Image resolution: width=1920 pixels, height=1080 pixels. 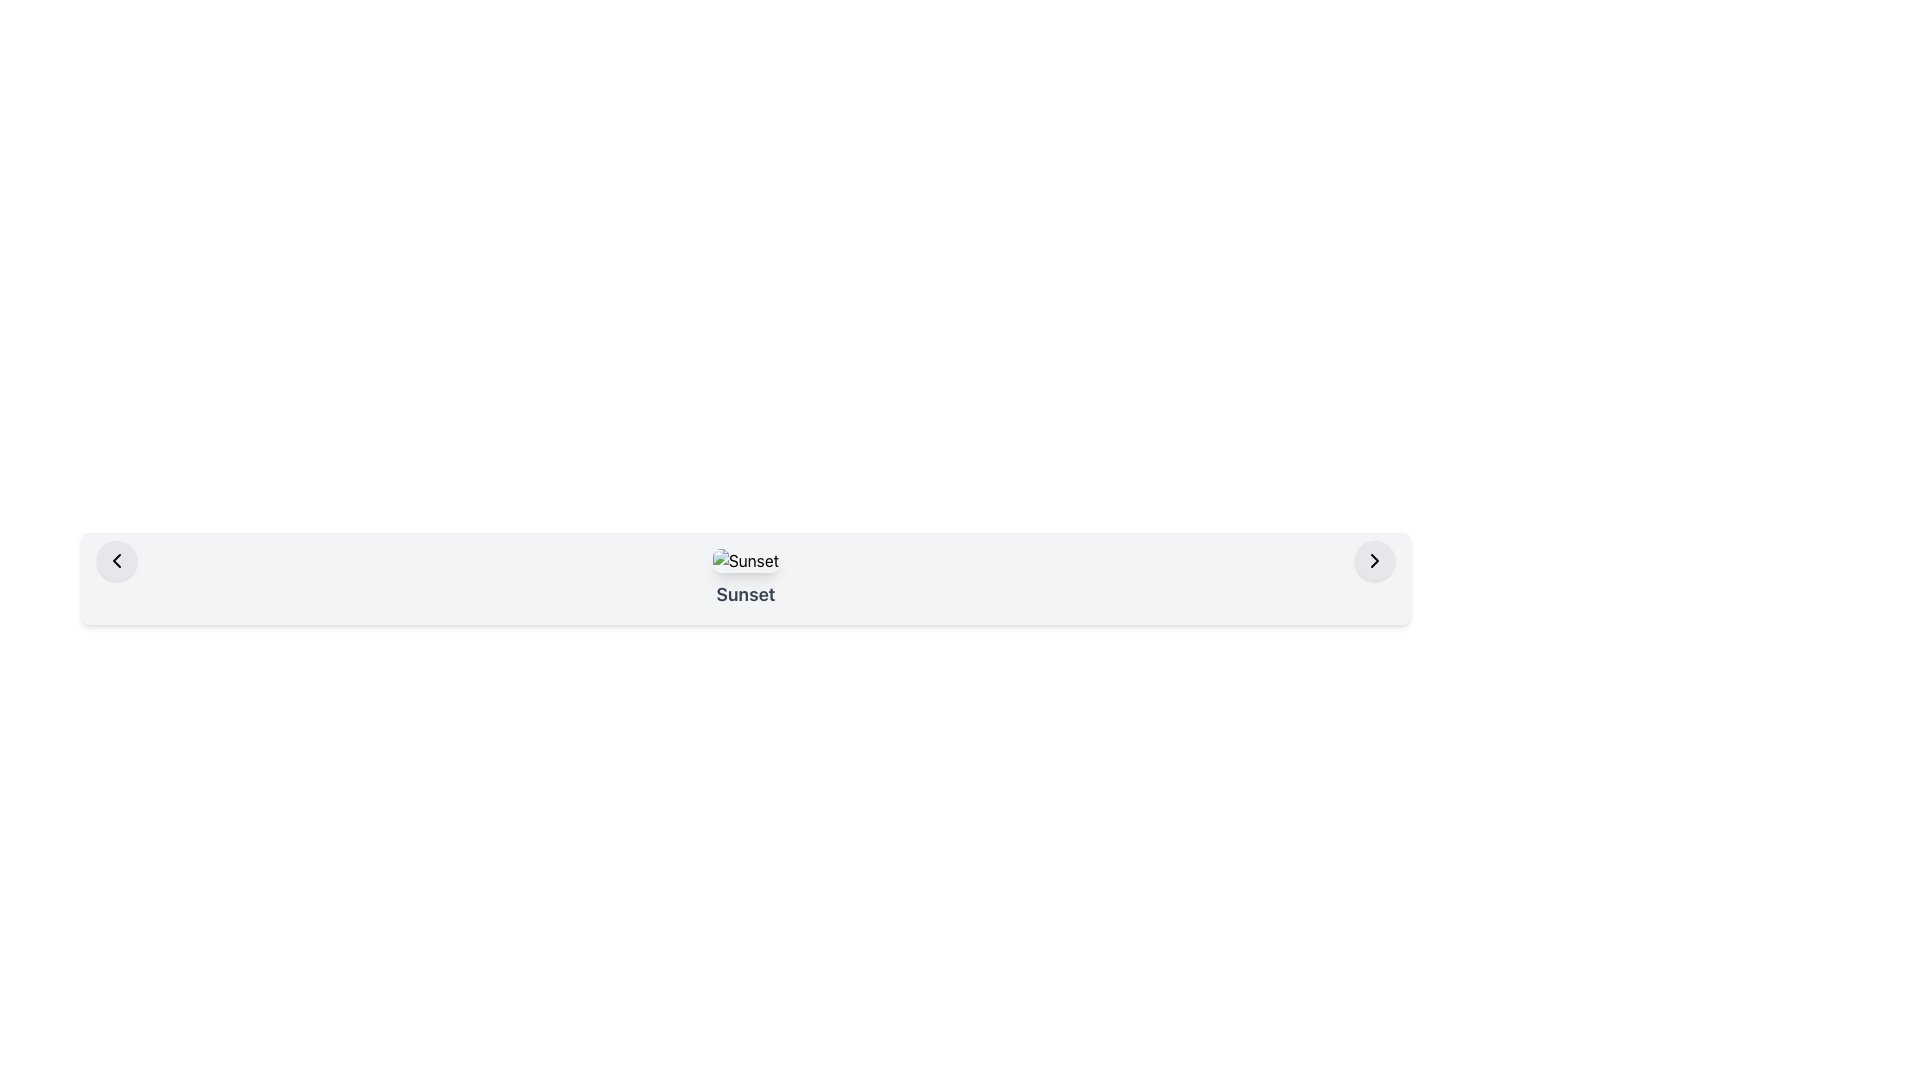 I want to click on the right-facing chevron icon located on the extreme right within the horizontal layout bar, so click(x=1373, y=560).